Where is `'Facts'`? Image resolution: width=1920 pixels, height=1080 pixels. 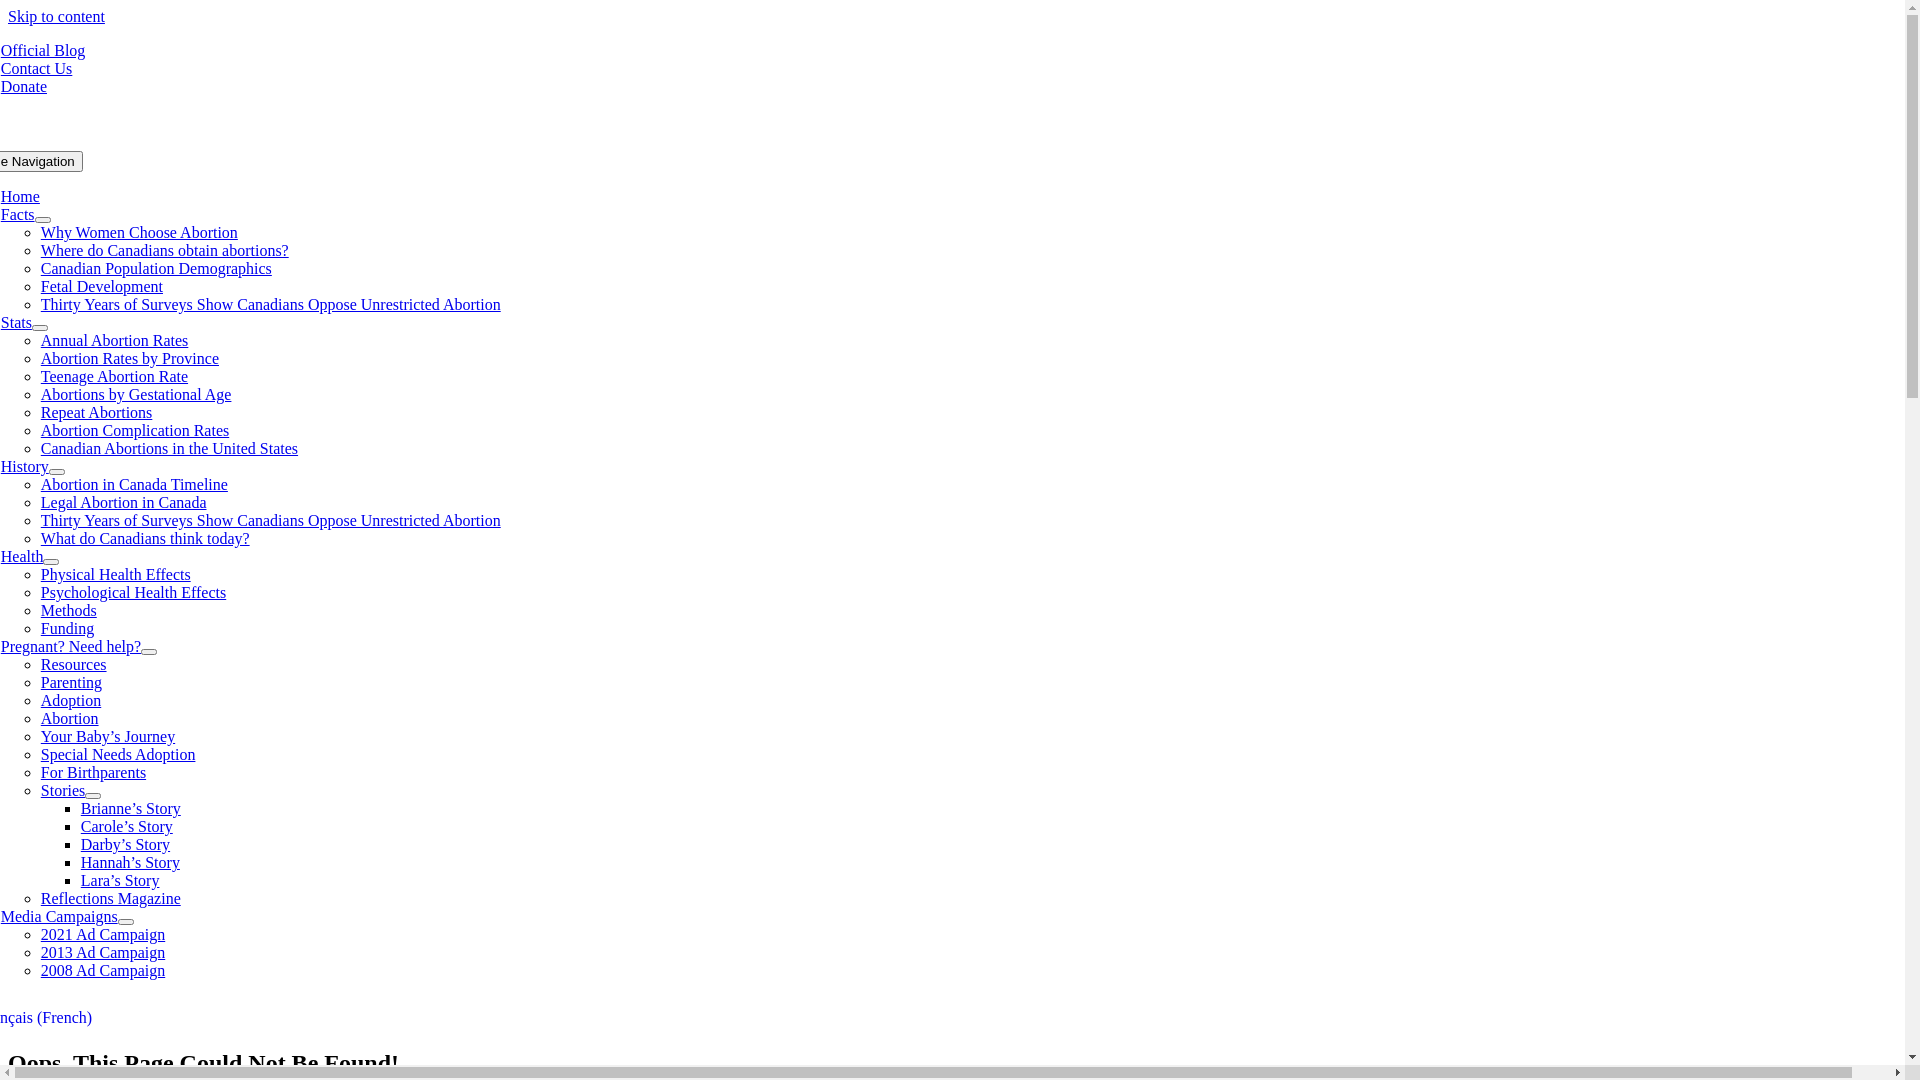 'Facts' is located at coordinates (18, 214).